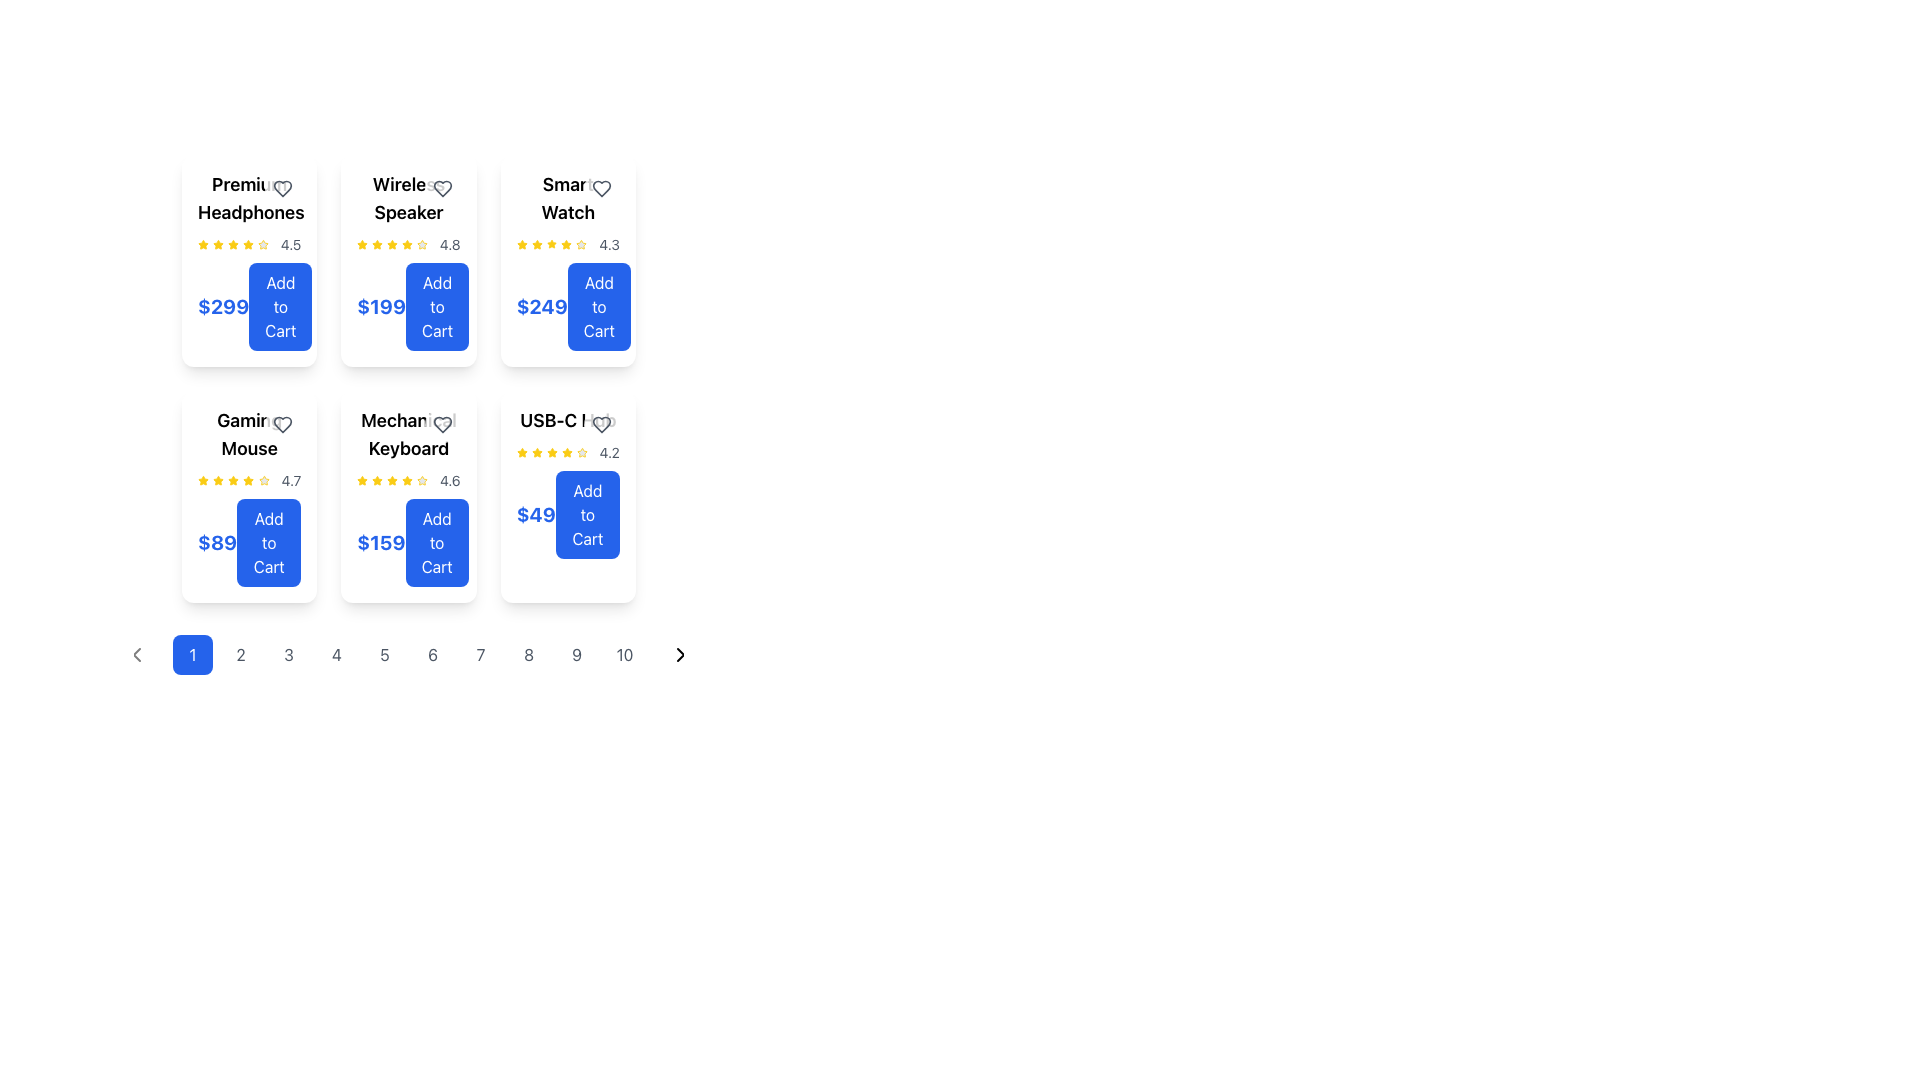  I want to click on the heart-shaped icon in the top-right corner of the 'Premium Headphones' product card to change its color, so click(282, 189).